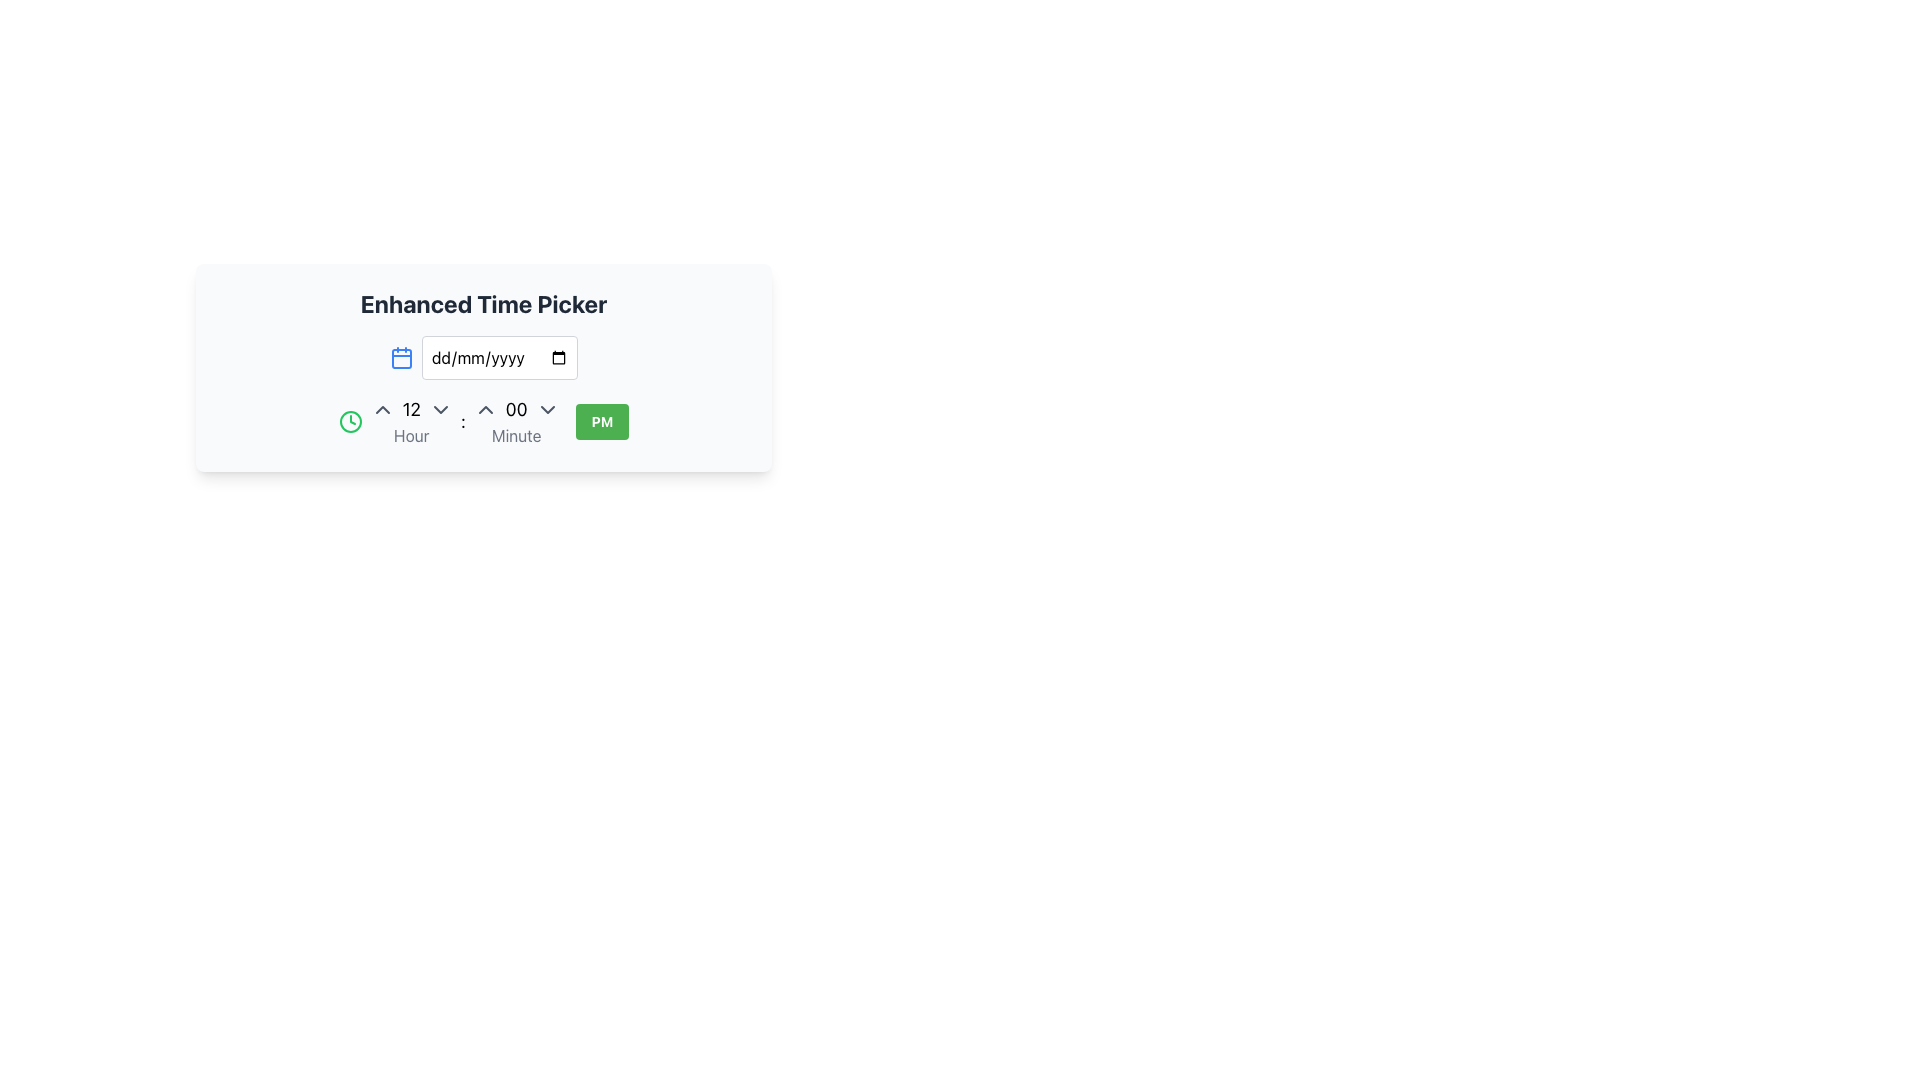 The image size is (1920, 1080). I want to click on the Chevron icon for the dropdown control, so click(547, 408).